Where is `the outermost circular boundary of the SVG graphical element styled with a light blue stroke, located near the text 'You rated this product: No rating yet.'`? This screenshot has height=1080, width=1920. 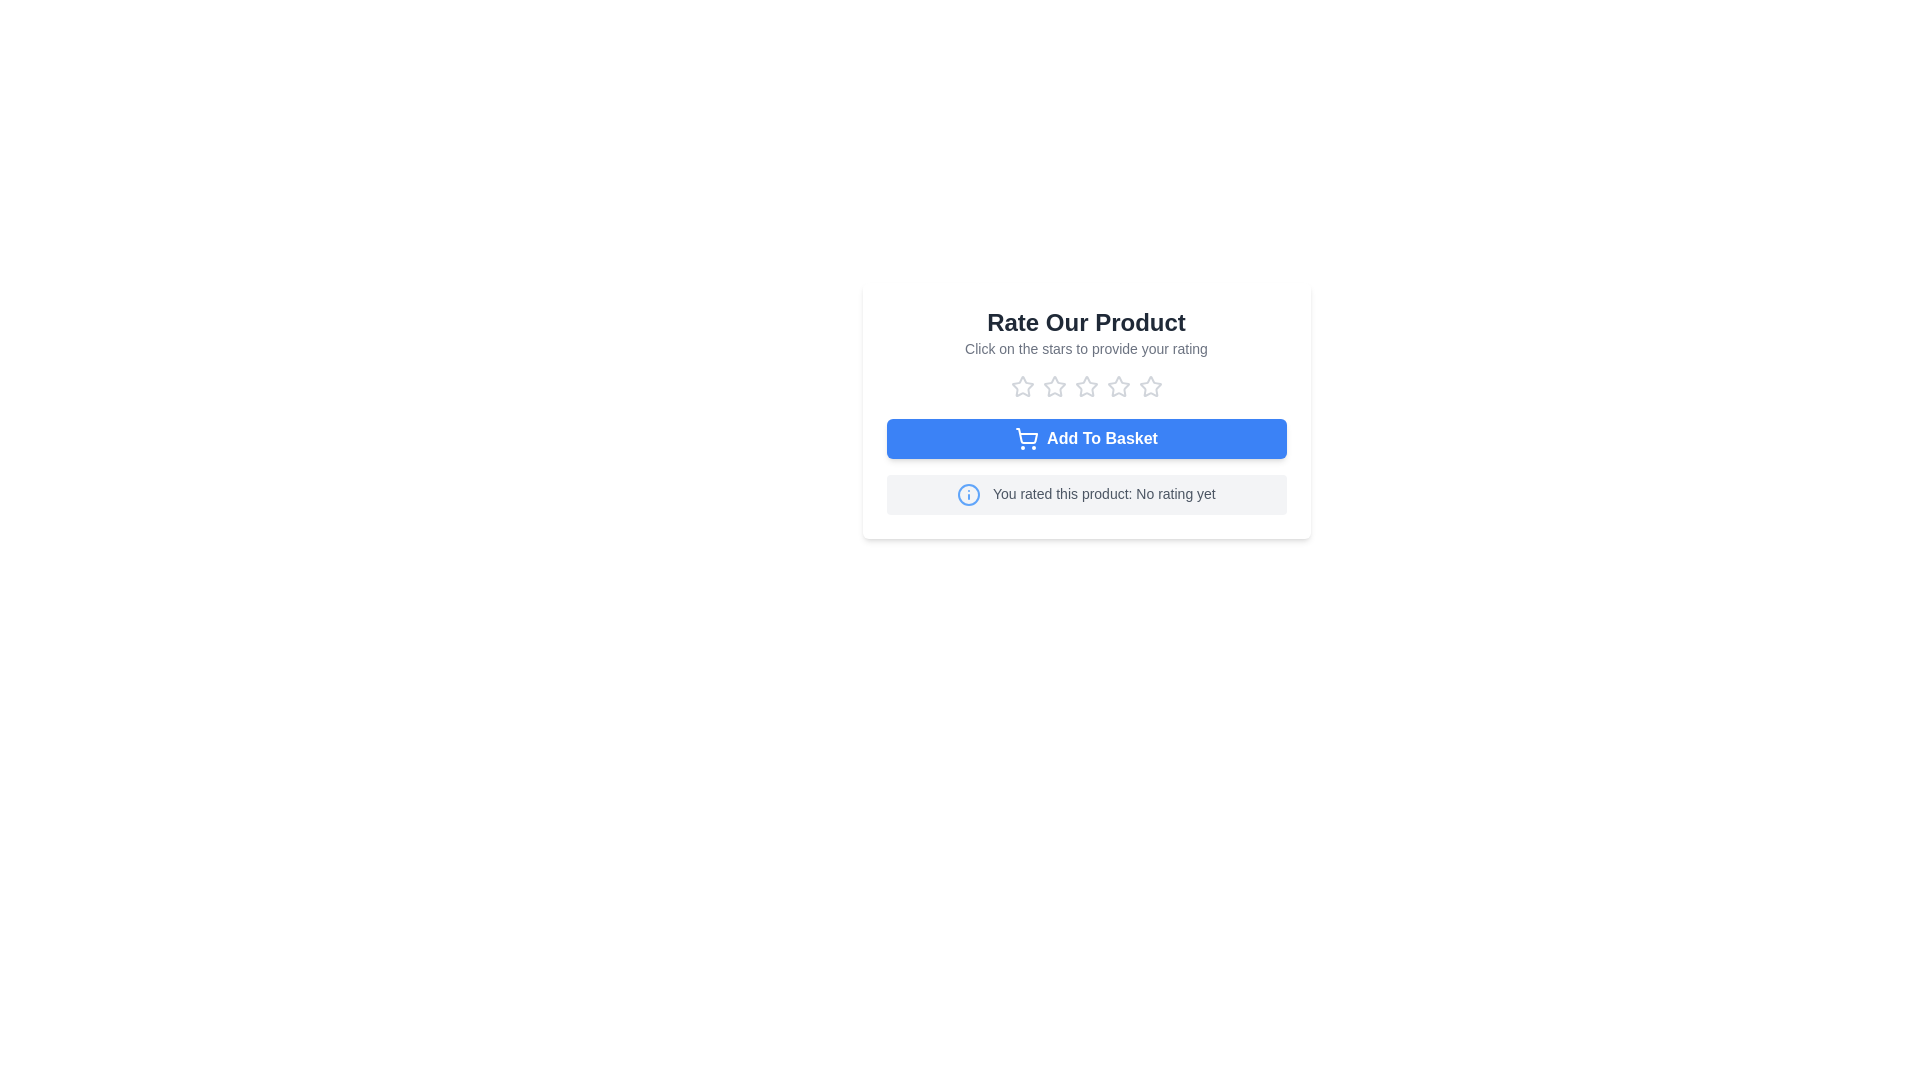 the outermost circular boundary of the SVG graphical element styled with a light blue stroke, located near the text 'You rated this product: No rating yet.' is located at coordinates (969, 494).